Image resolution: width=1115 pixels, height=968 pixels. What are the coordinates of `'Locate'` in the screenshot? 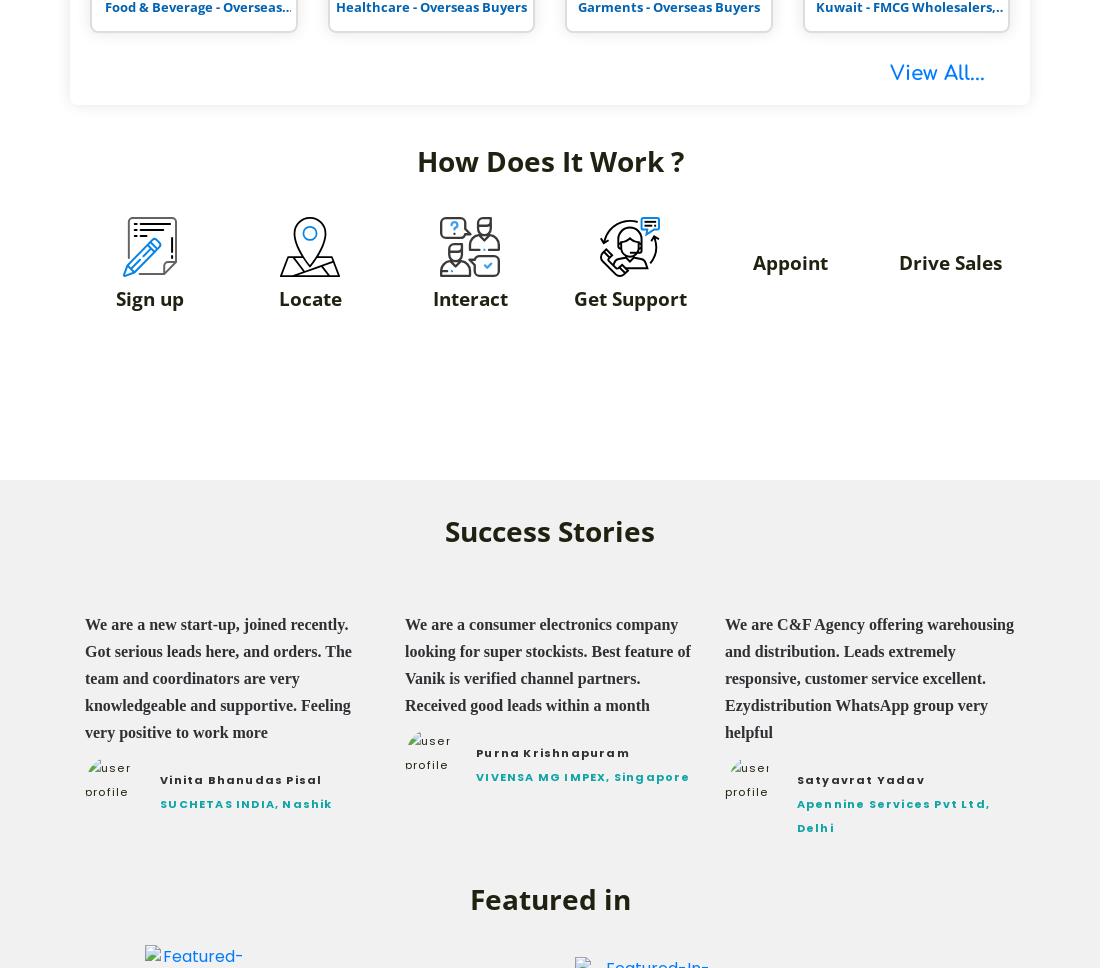 It's located at (309, 297).